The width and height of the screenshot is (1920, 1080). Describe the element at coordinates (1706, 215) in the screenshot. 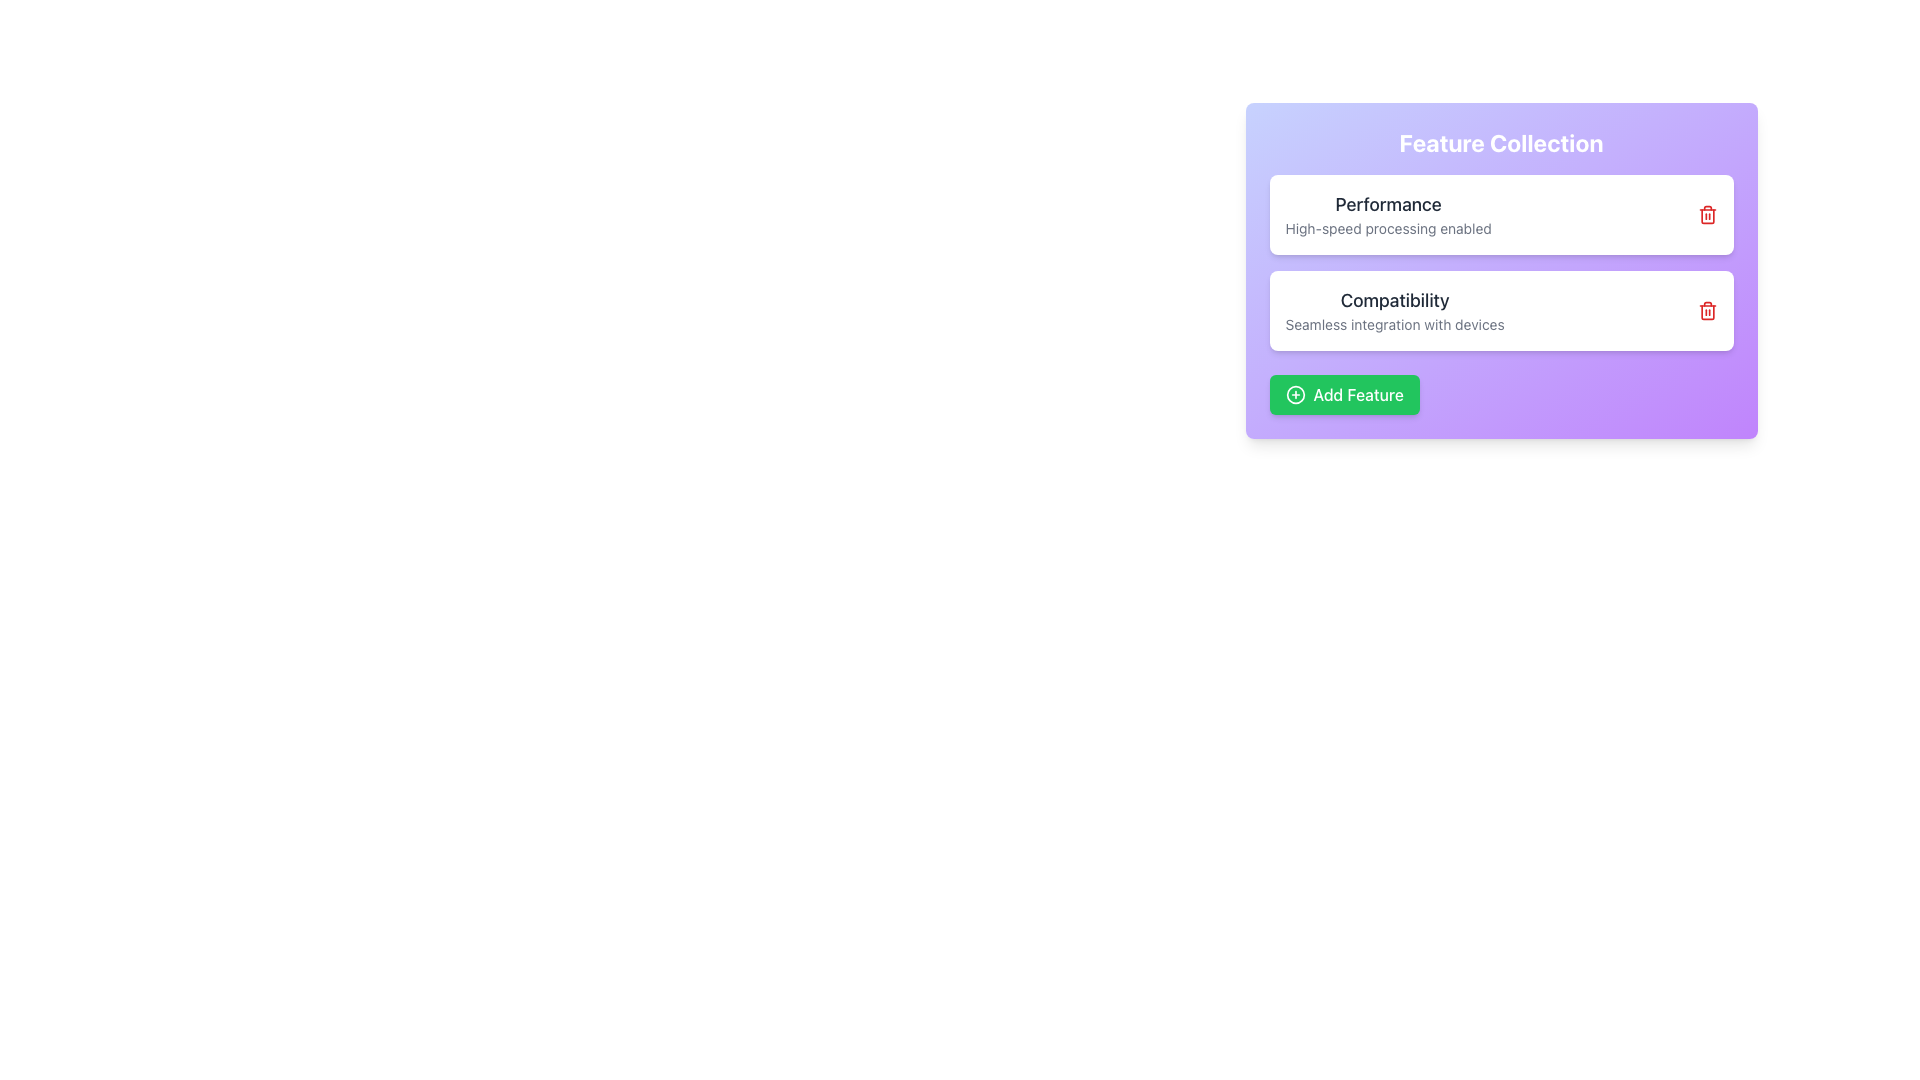

I see `the delete icon button located at the top-right corner of the 'Performance' card in the 'Feature Collection' section` at that location.